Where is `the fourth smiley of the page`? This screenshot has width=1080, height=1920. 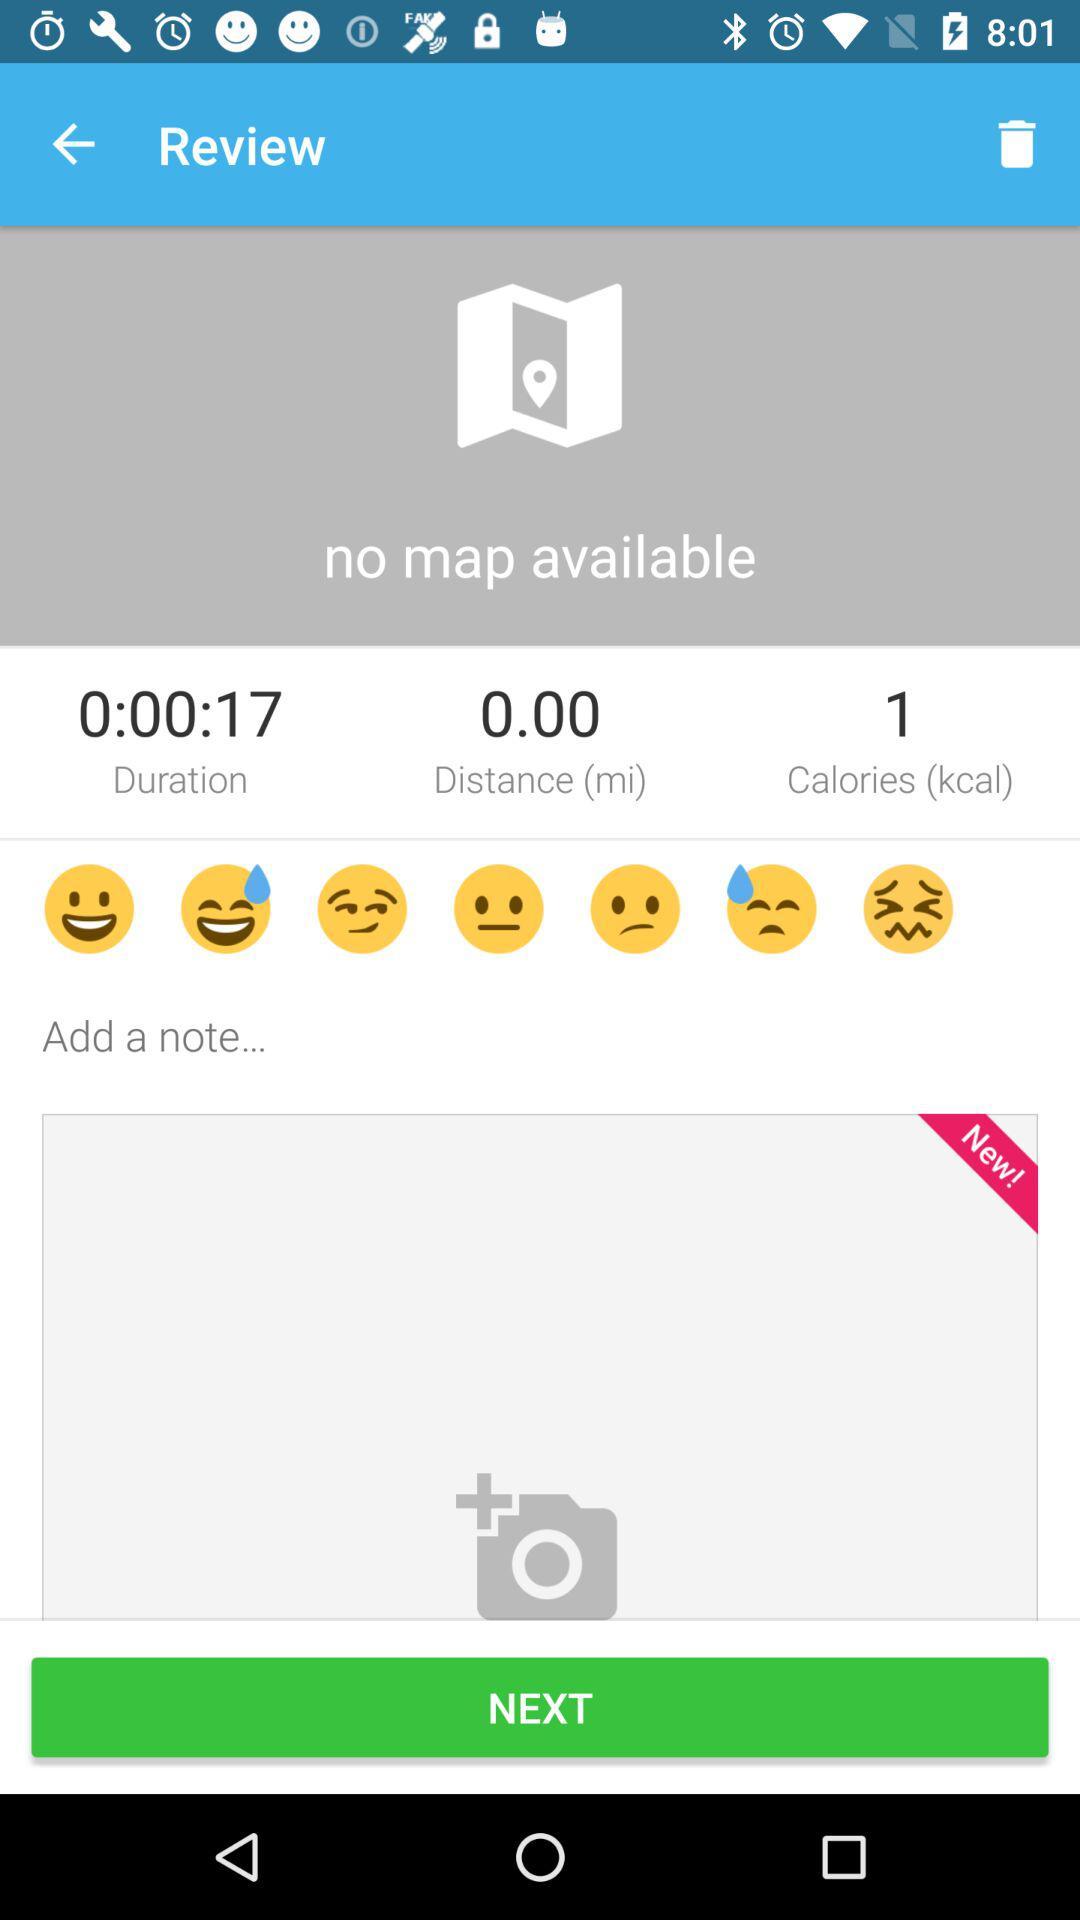
the fourth smiley of the page is located at coordinates (497, 907).